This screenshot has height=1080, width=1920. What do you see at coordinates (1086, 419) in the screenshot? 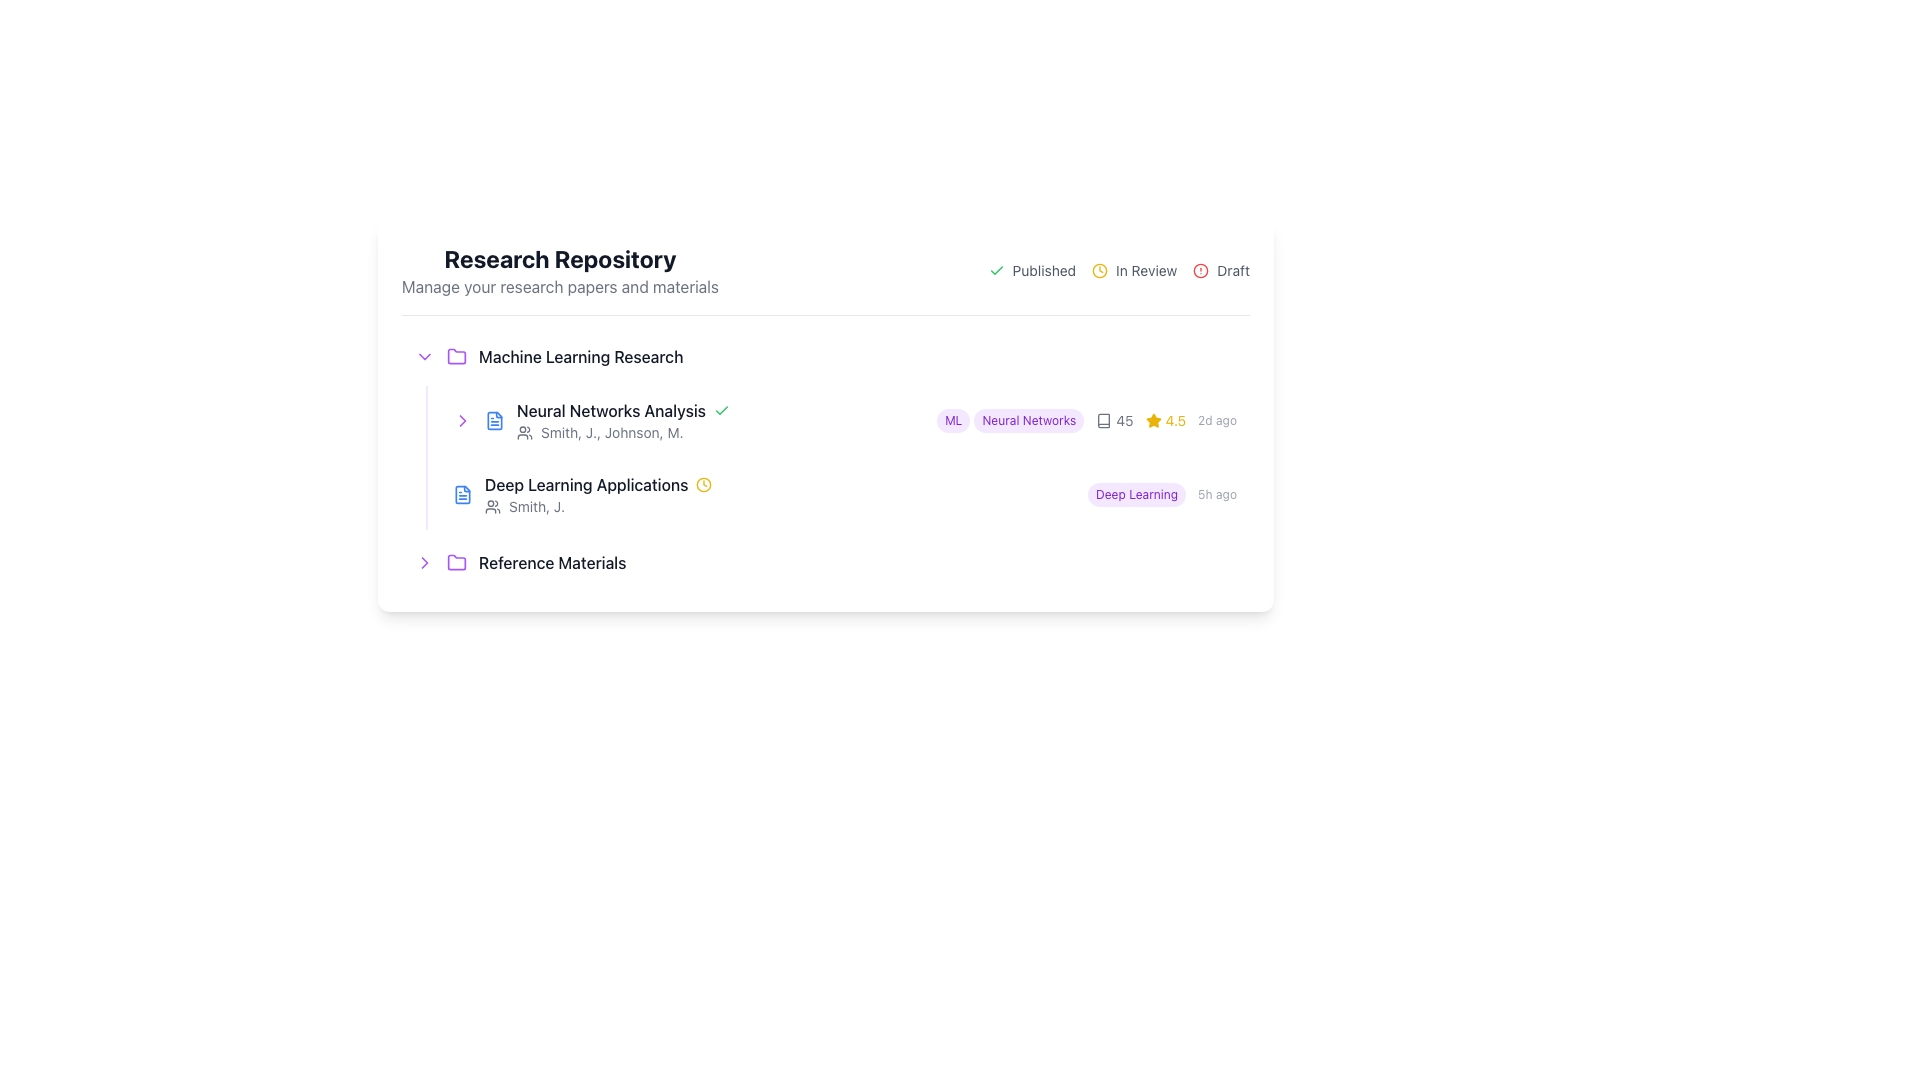
I see `icons in the composite UI component that includes badges, a text label, and star rating, located at the right-hand side of 'Neural Networks Analysis'` at bounding box center [1086, 419].